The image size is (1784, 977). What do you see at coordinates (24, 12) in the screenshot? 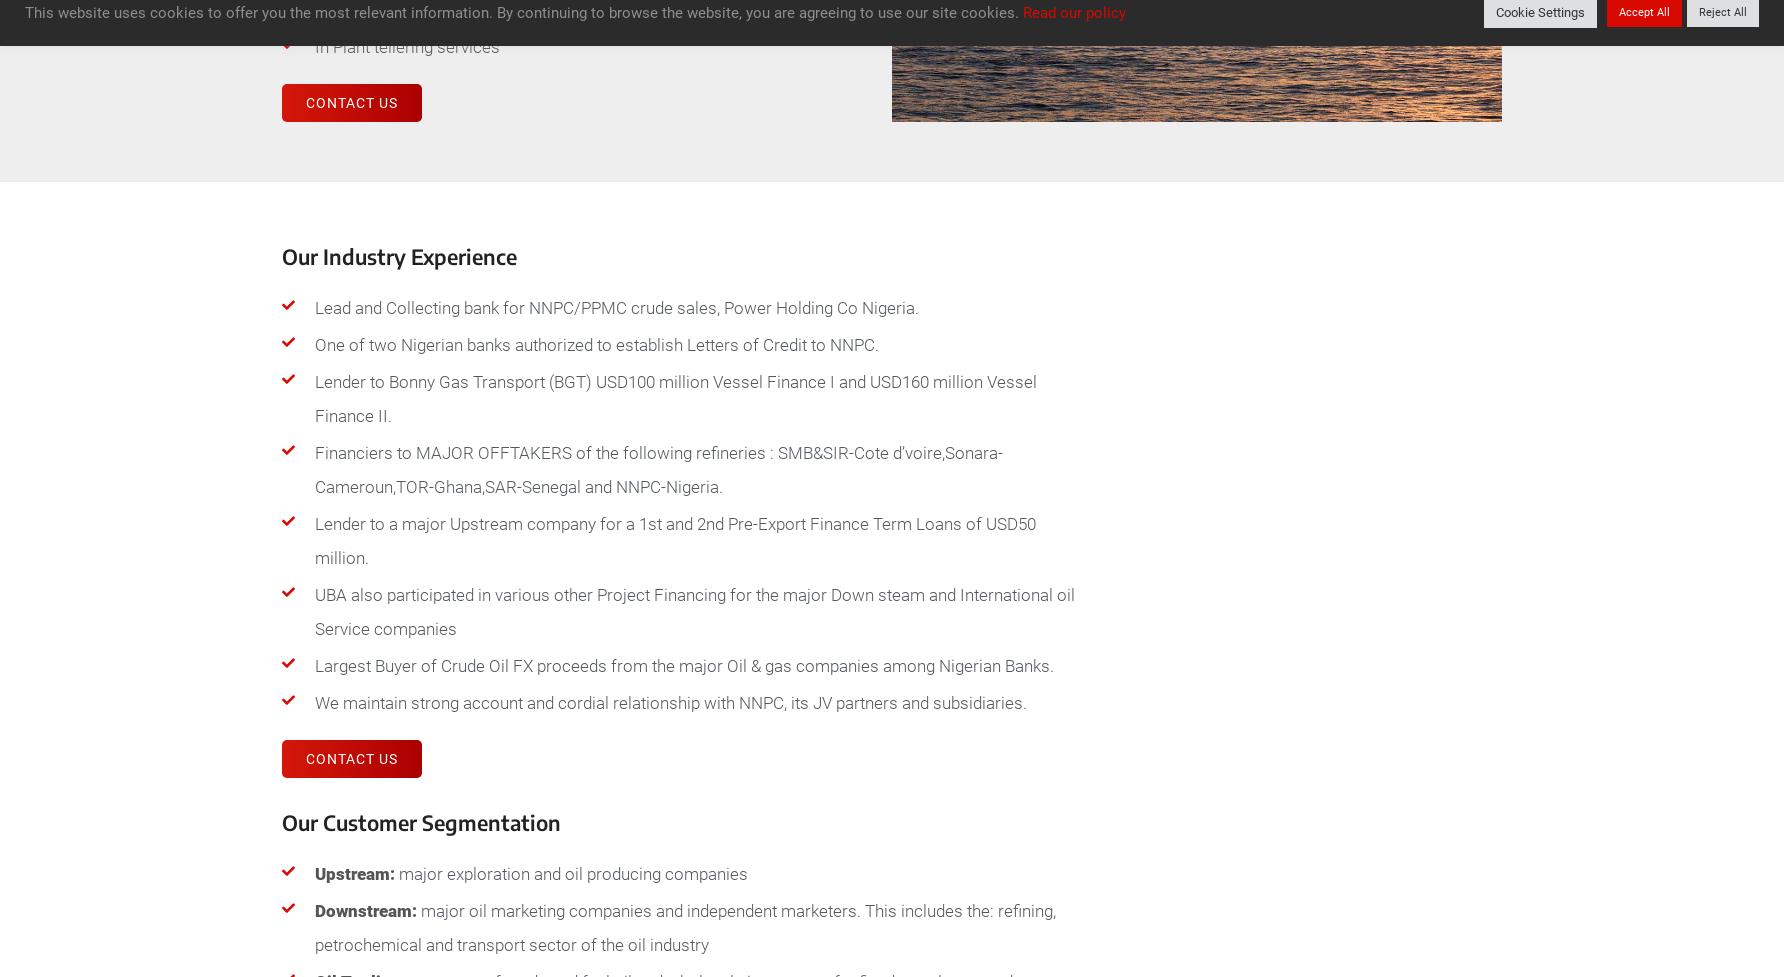
I see `'This website uses cookies to offer you the most relevant information. By continuing to browse the website, you are agreeing to use our site cookies.'` at bounding box center [24, 12].